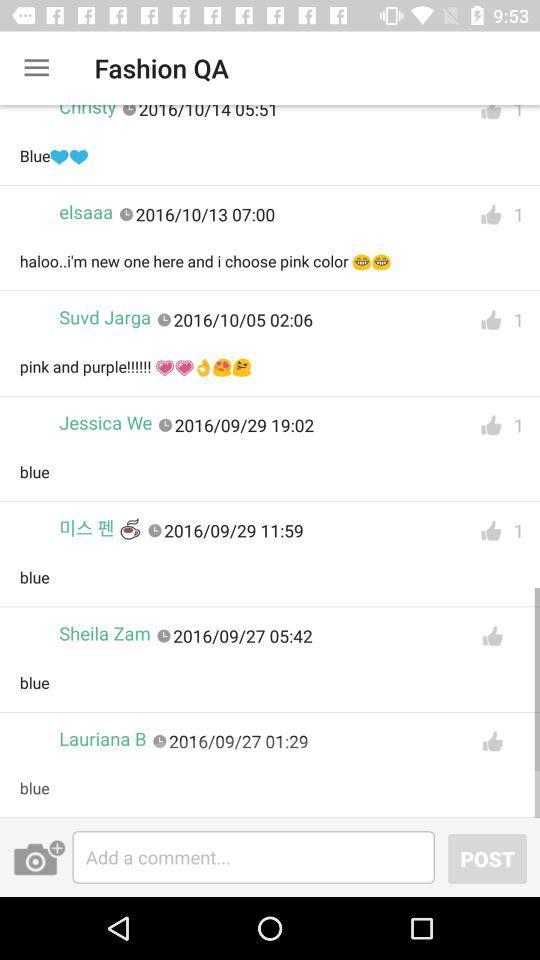 Image resolution: width=540 pixels, height=960 pixels. What do you see at coordinates (490, 117) in the screenshot?
I see `like a comment` at bounding box center [490, 117].